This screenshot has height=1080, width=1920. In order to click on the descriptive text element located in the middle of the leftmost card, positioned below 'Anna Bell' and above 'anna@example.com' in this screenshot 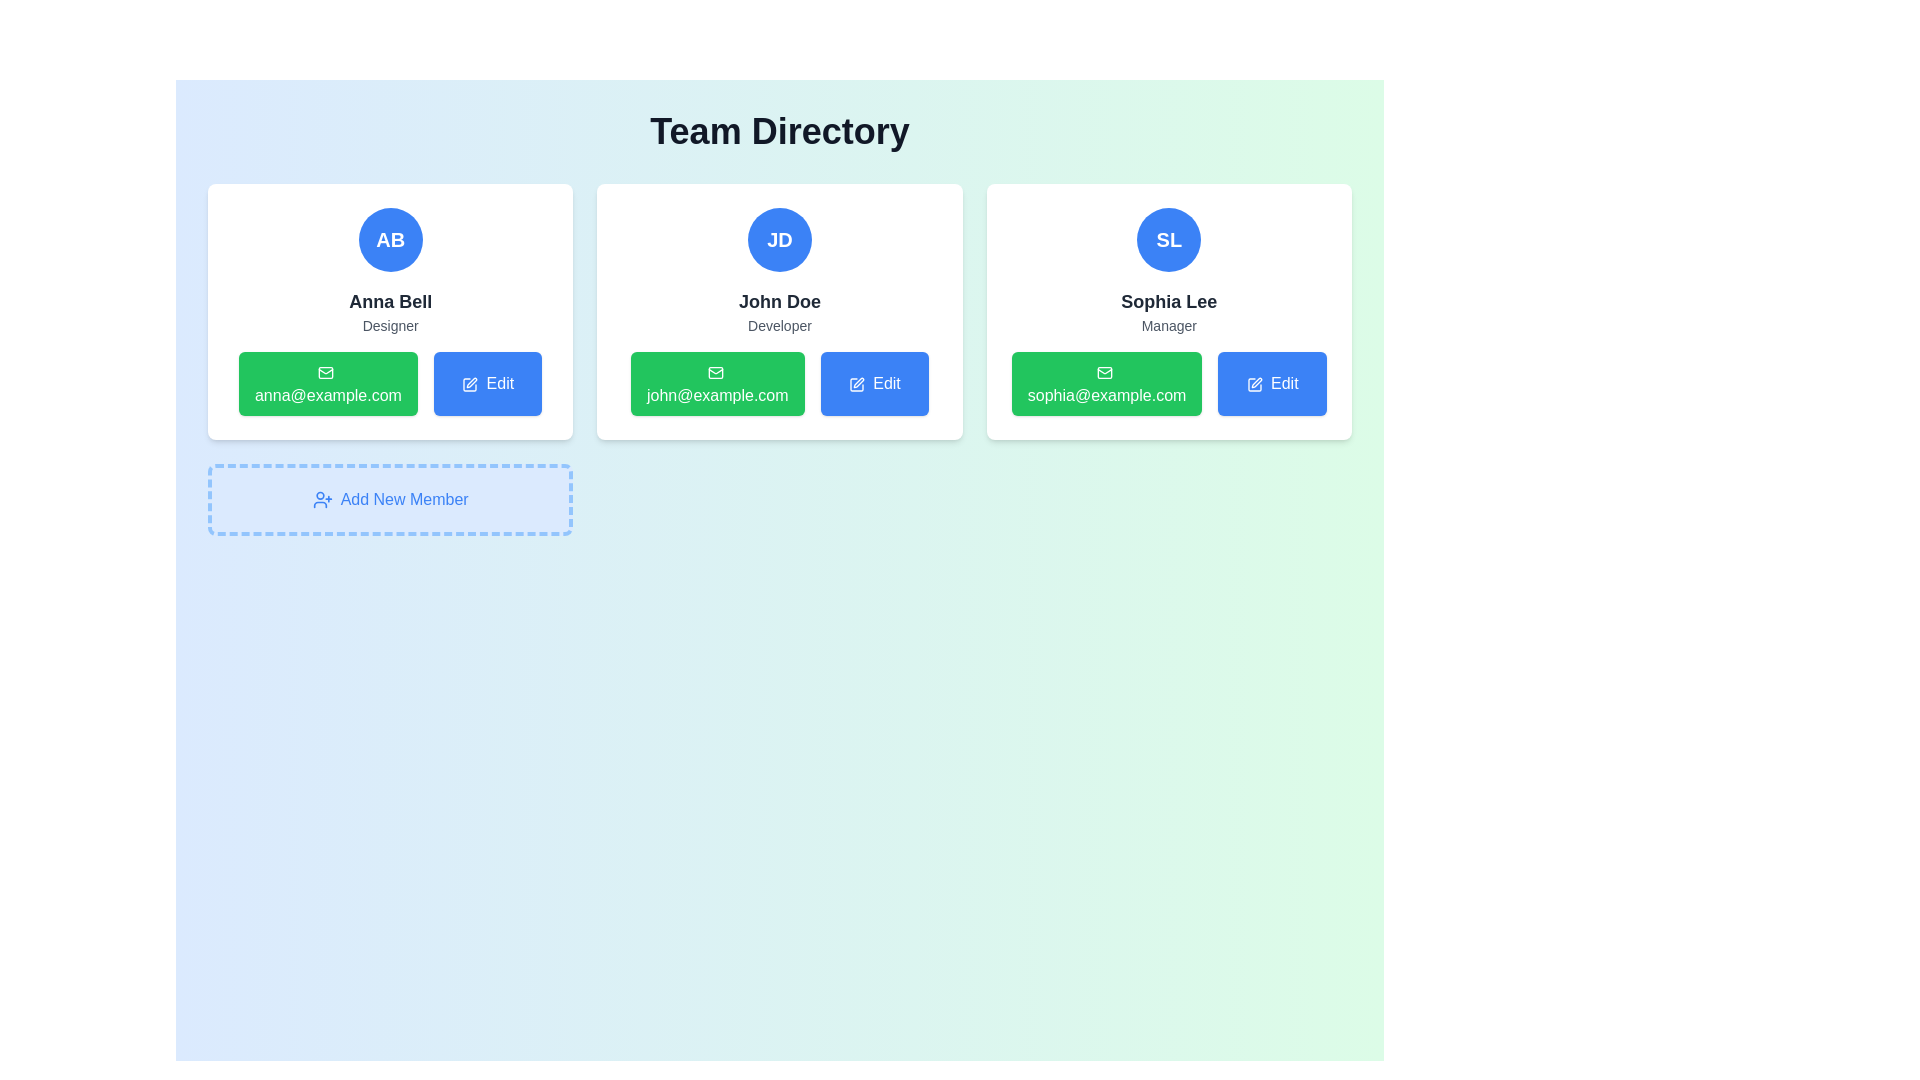, I will do `click(390, 325)`.